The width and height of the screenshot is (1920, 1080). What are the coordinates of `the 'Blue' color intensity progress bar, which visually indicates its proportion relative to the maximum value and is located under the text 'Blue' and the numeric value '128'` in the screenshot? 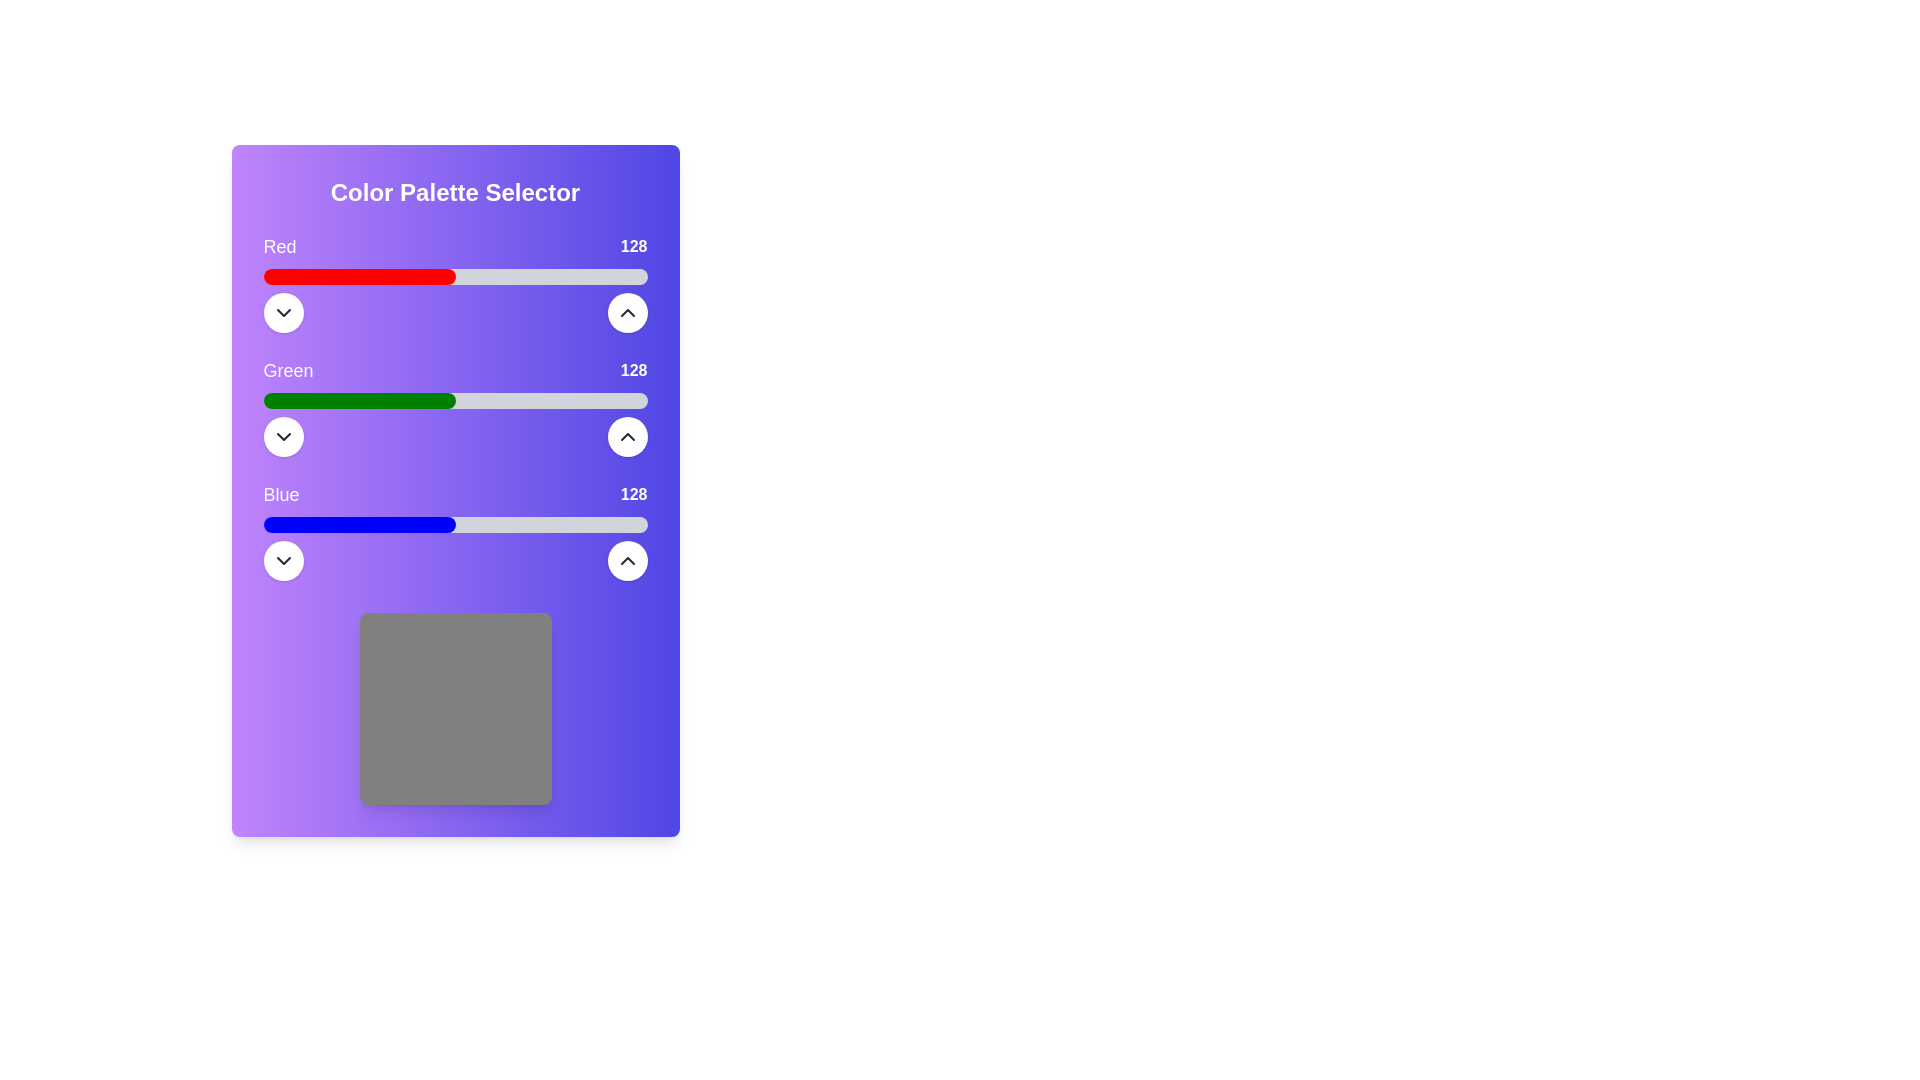 It's located at (454, 523).